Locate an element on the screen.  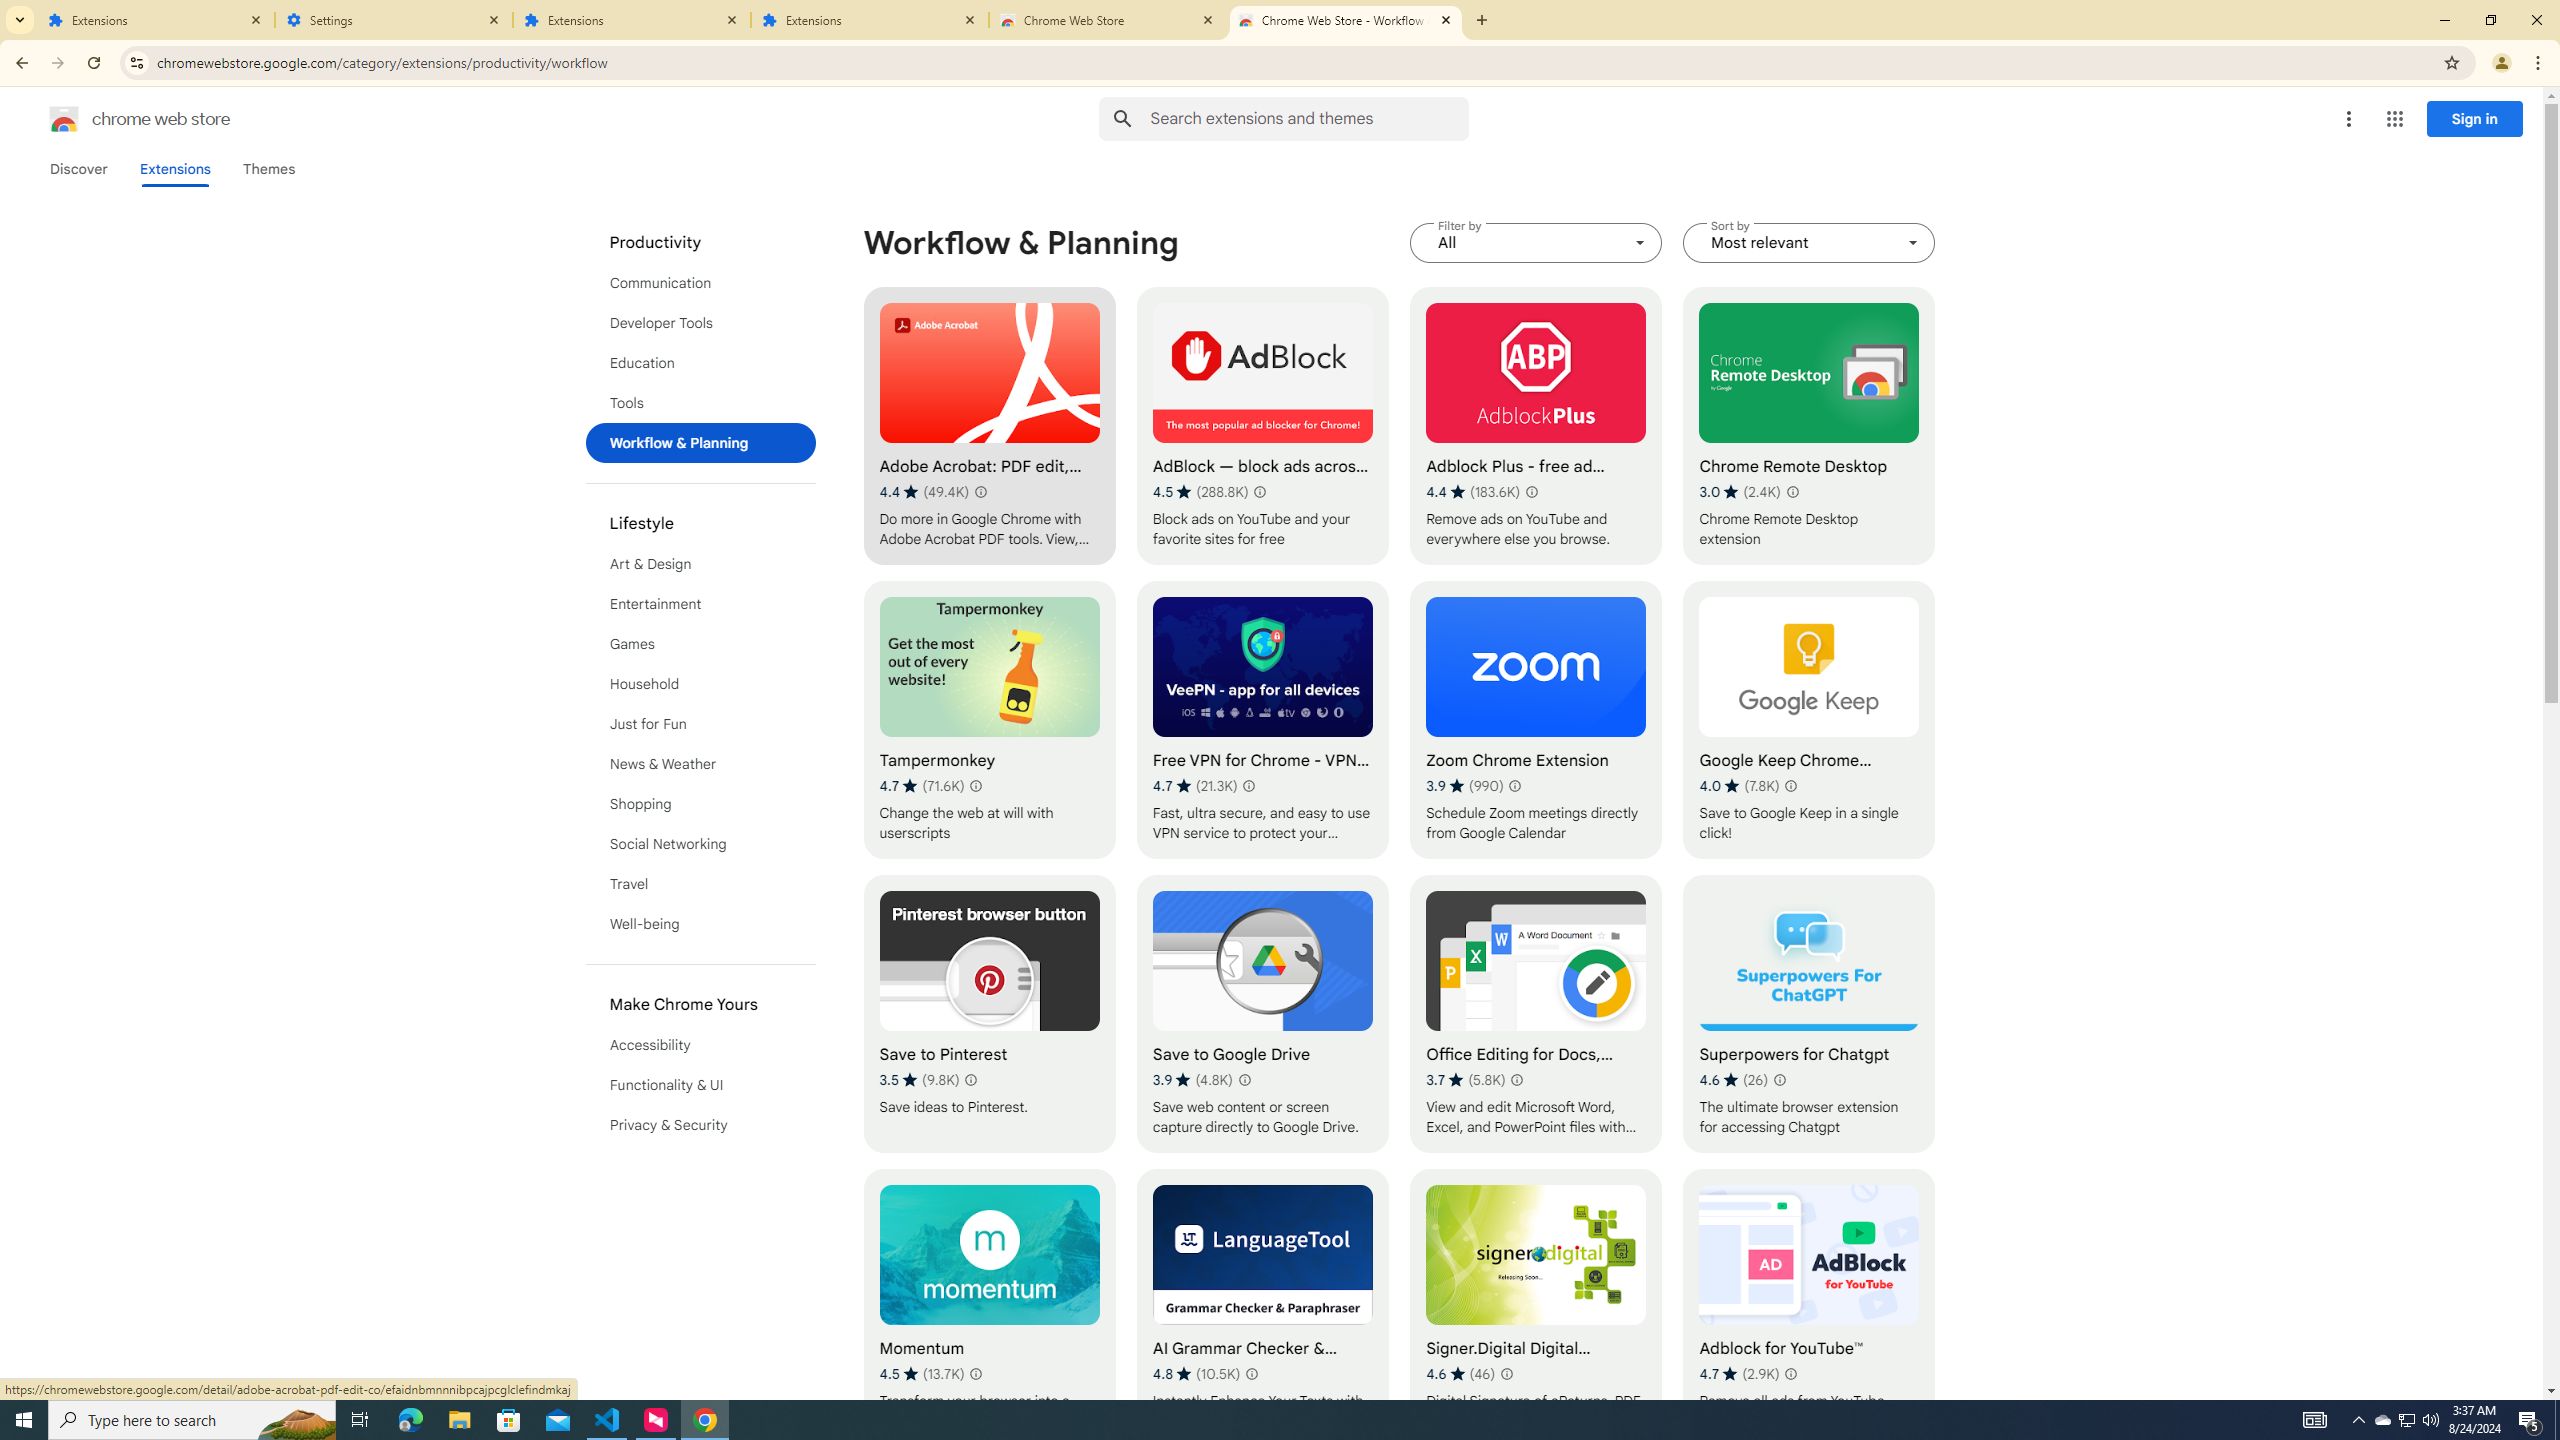
'Sort by Most relevant' is located at coordinates (1807, 242).